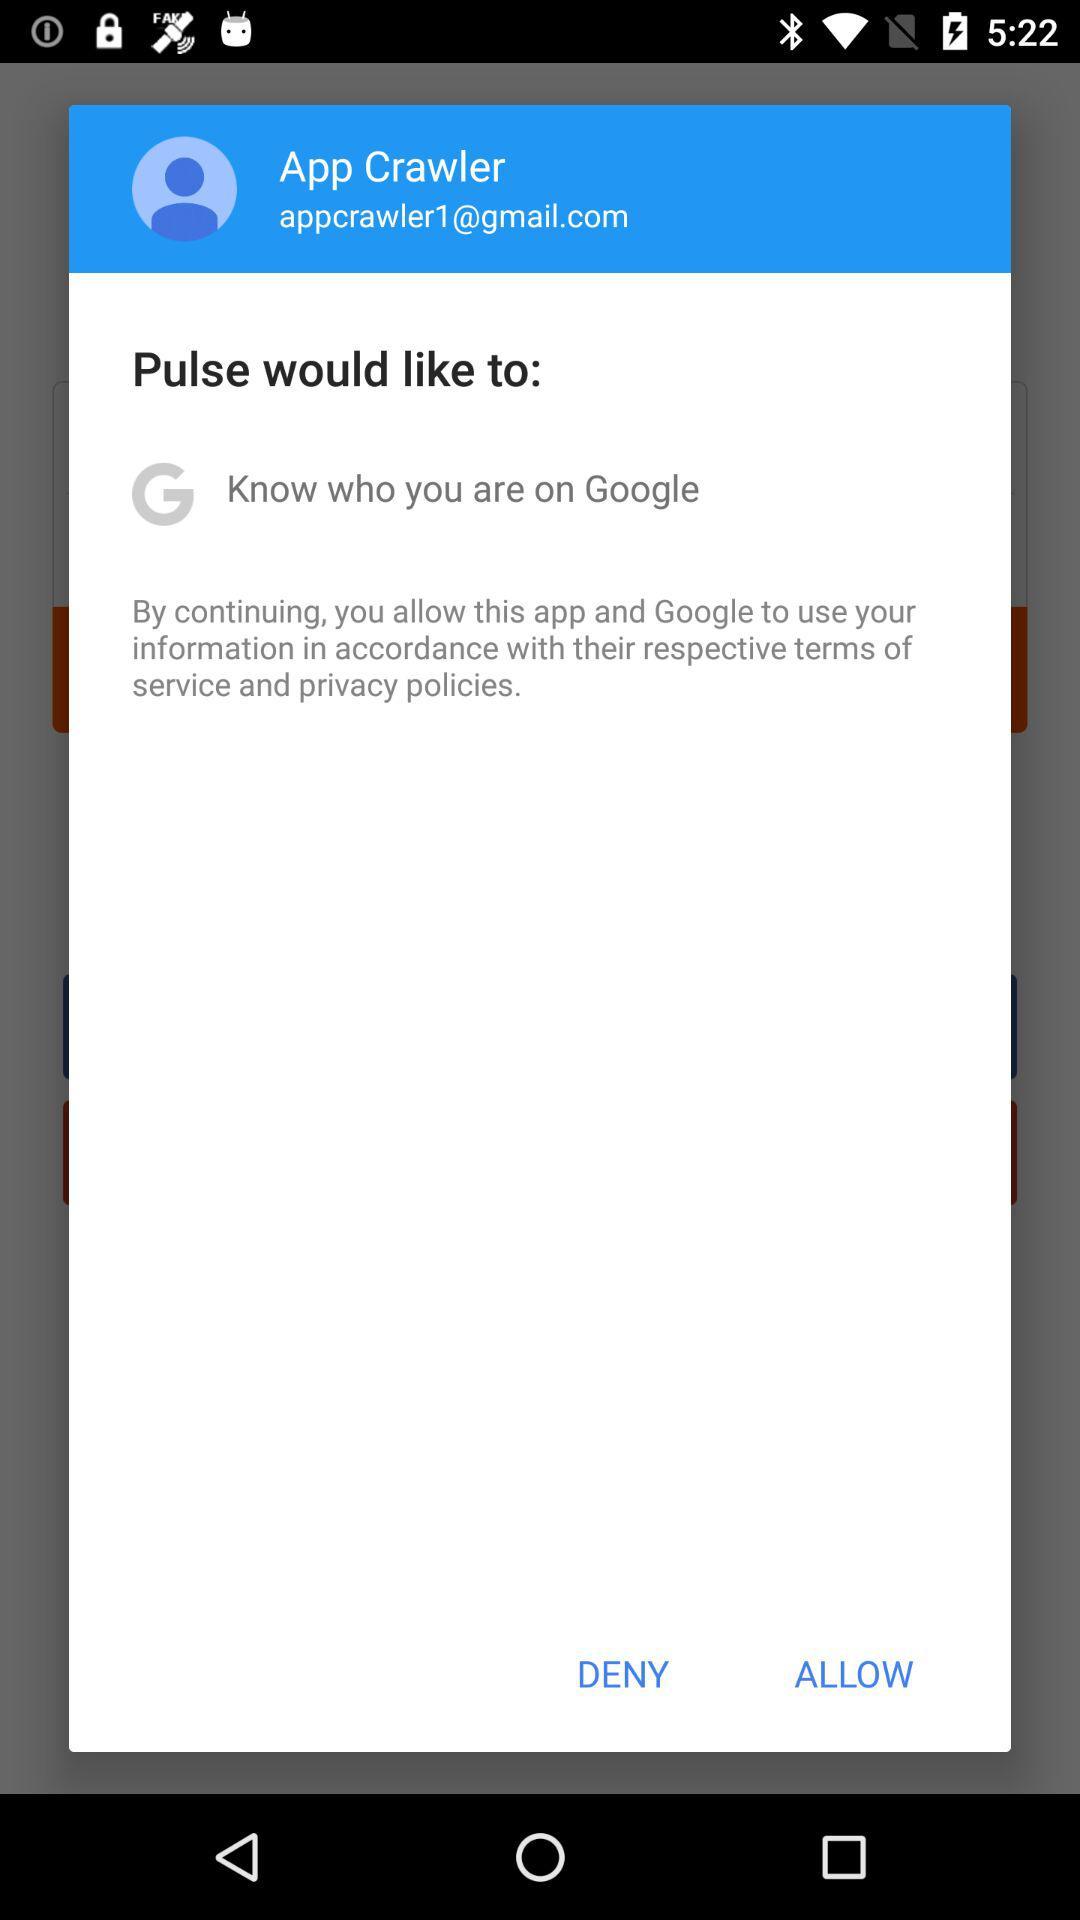 The width and height of the screenshot is (1080, 1920). What do you see at coordinates (621, 1673) in the screenshot?
I see `the icon below the by continuing you icon` at bounding box center [621, 1673].